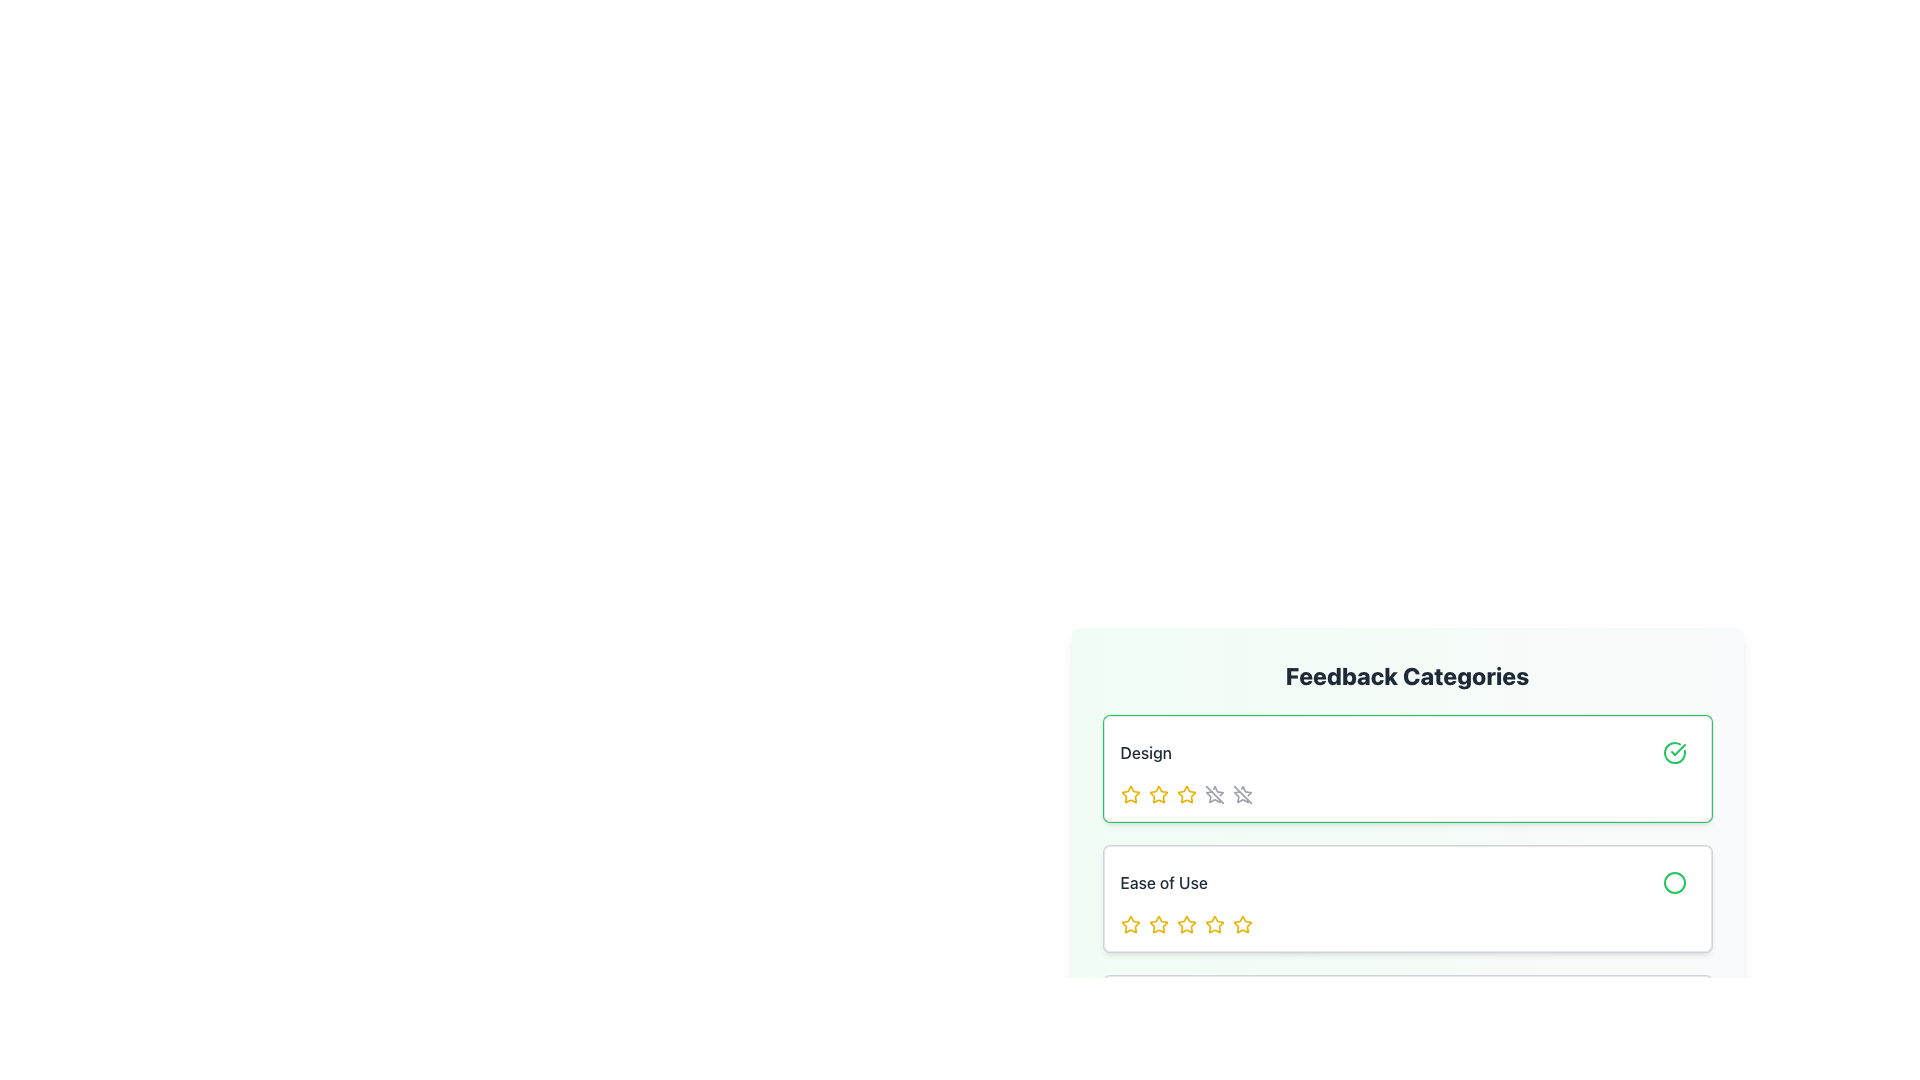 The height and width of the screenshot is (1080, 1920). Describe the element at coordinates (1158, 925) in the screenshot. I see `the second star in the 'Ease of Use' rating section` at that location.